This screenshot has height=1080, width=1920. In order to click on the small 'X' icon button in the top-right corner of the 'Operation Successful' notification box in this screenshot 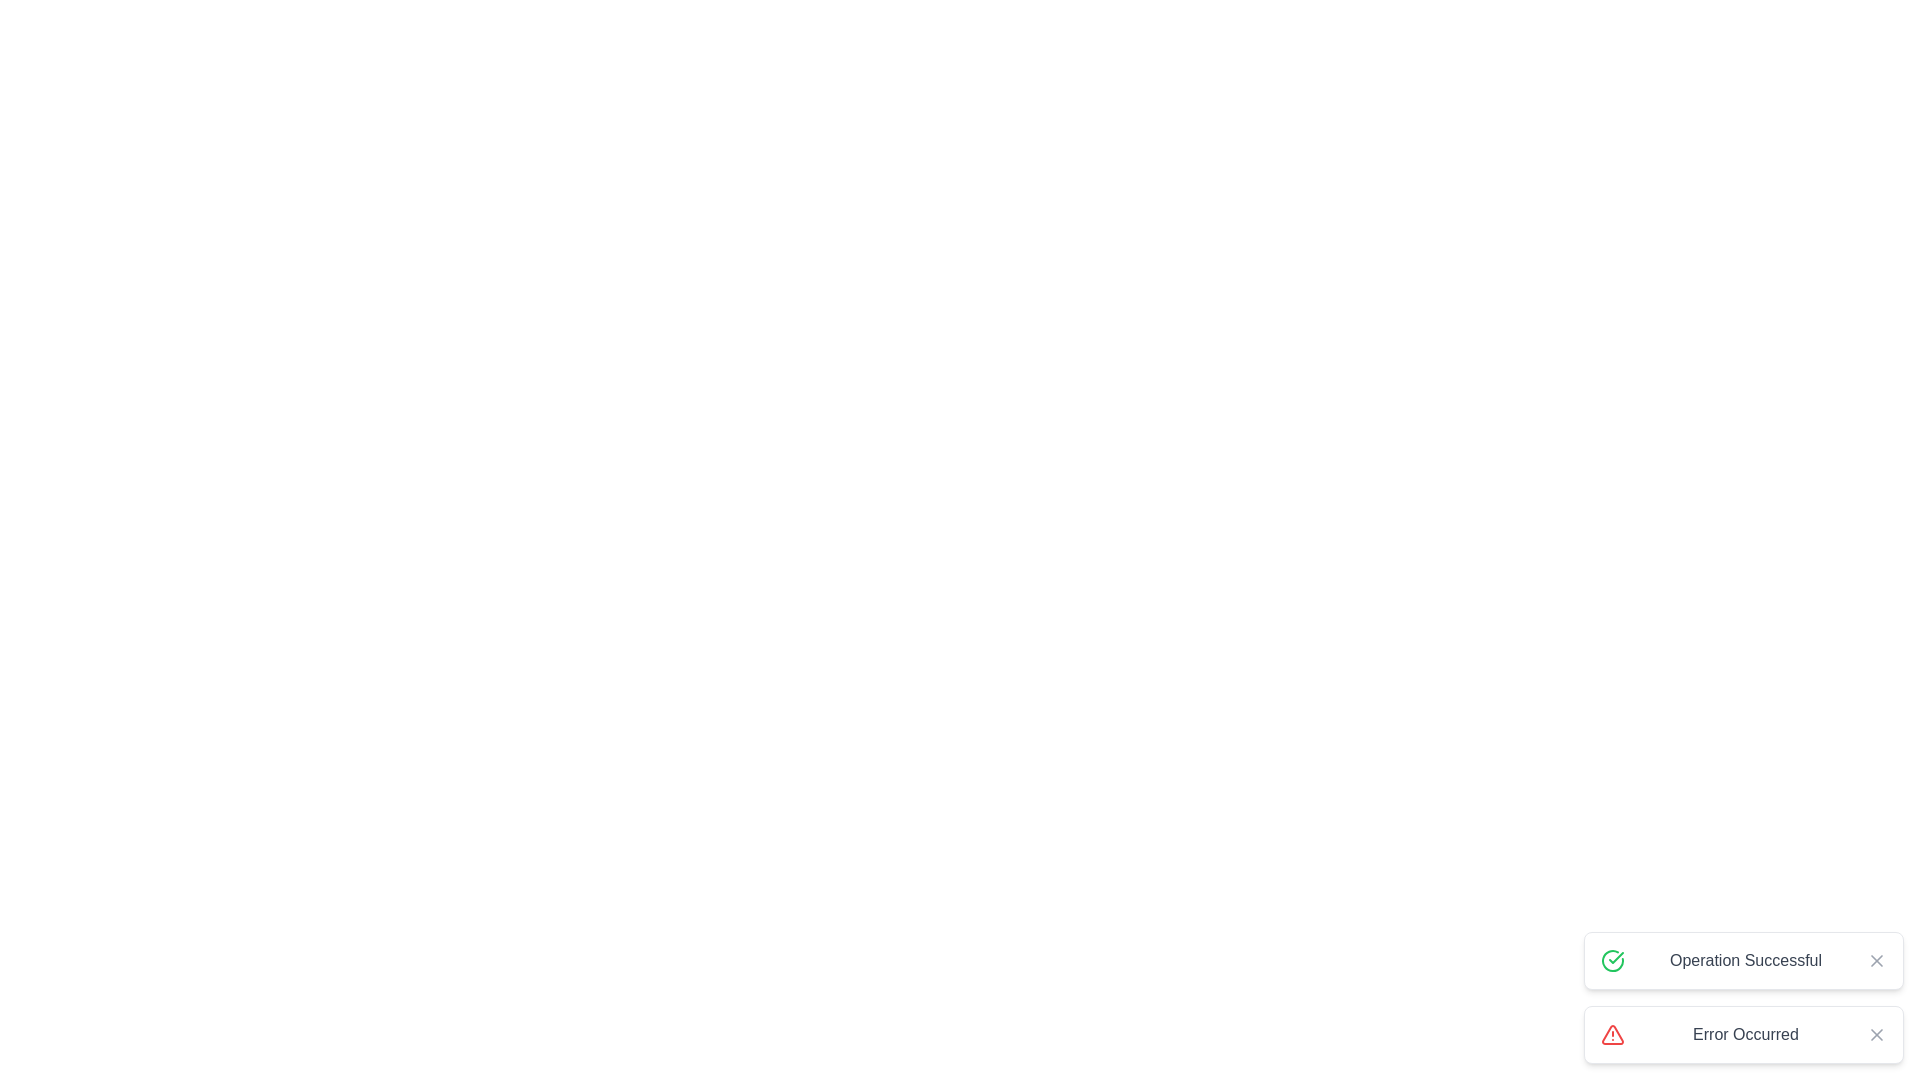, I will do `click(1875, 959)`.